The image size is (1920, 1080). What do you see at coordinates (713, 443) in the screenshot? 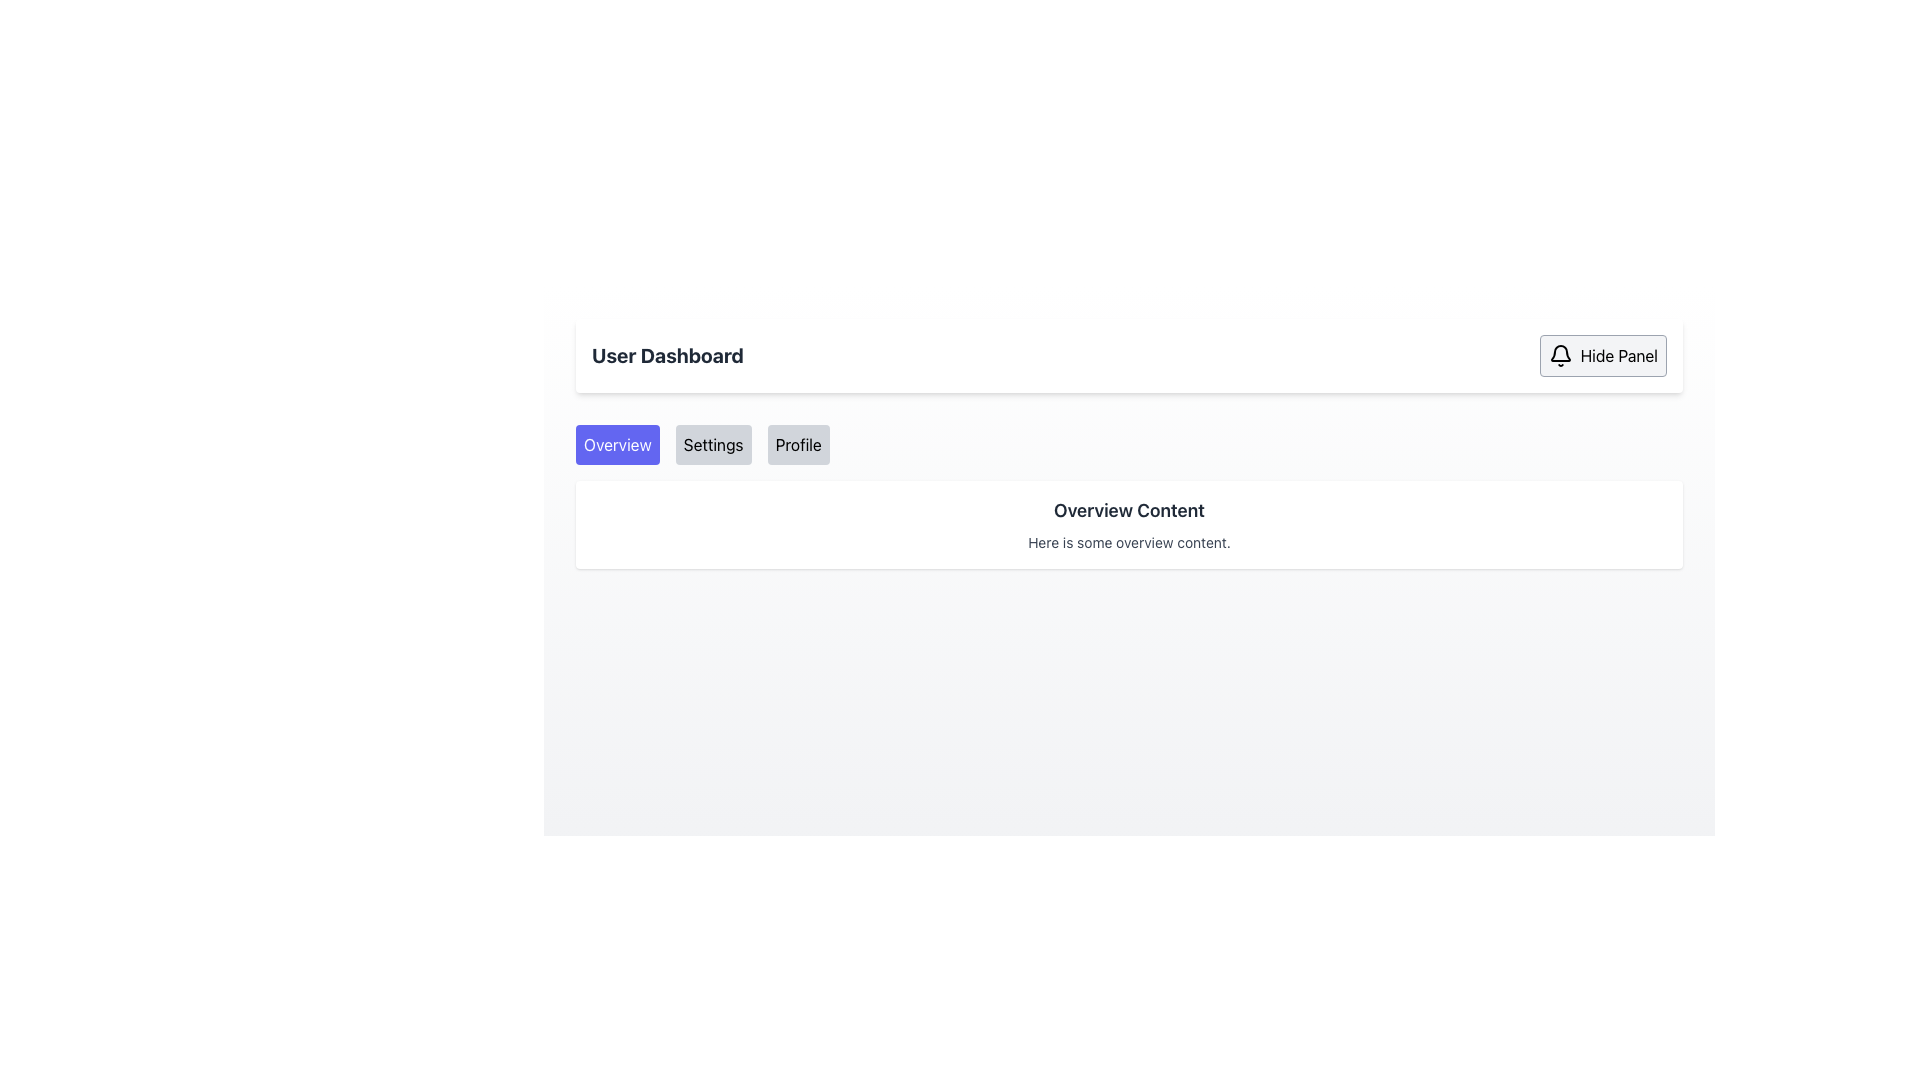
I see `the second button in the navigation bar beneath 'User Dashboard'` at bounding box center [713, 443].